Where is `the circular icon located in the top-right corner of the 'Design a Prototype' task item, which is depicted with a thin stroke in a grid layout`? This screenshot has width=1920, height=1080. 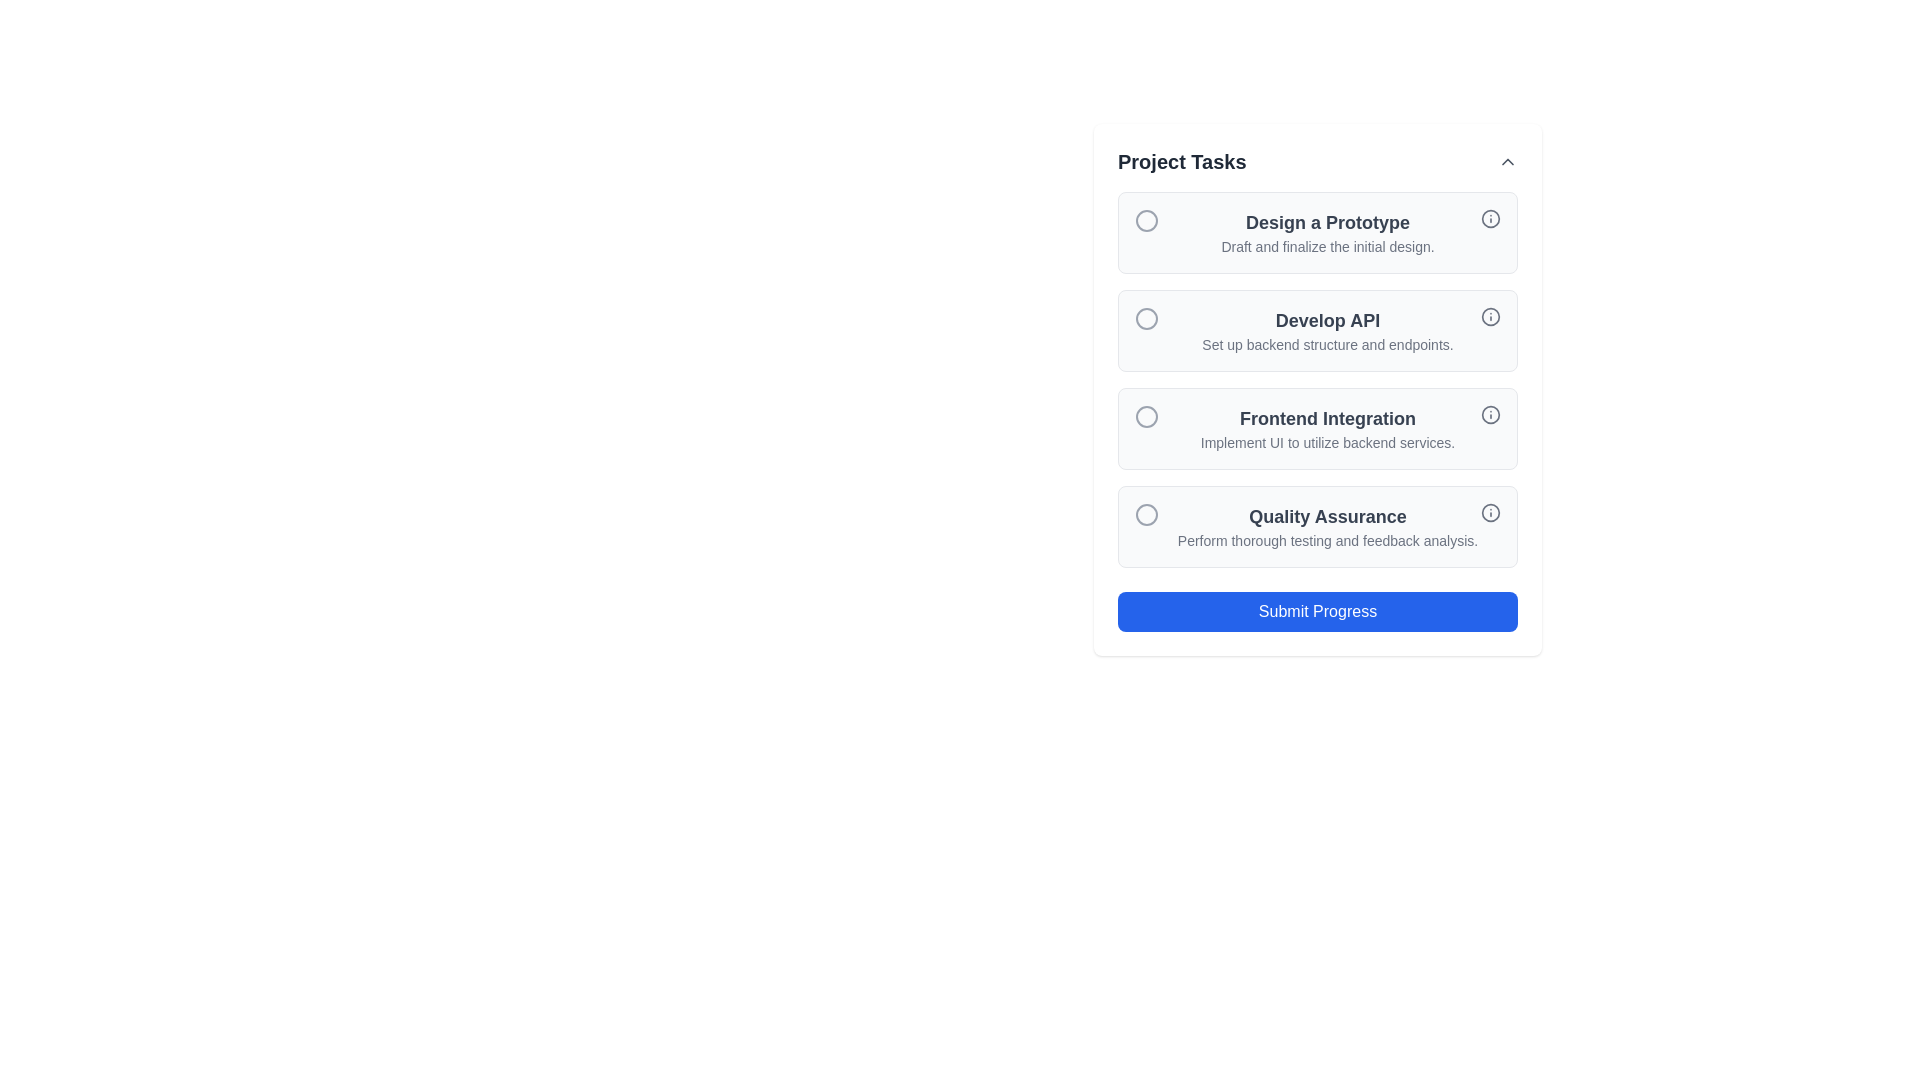
the circular icon located in the top-right corner of the 'Design a Prototype' task item, which is depicted with a thin stroke in a grid layout is located at coordinates (1491, 219).